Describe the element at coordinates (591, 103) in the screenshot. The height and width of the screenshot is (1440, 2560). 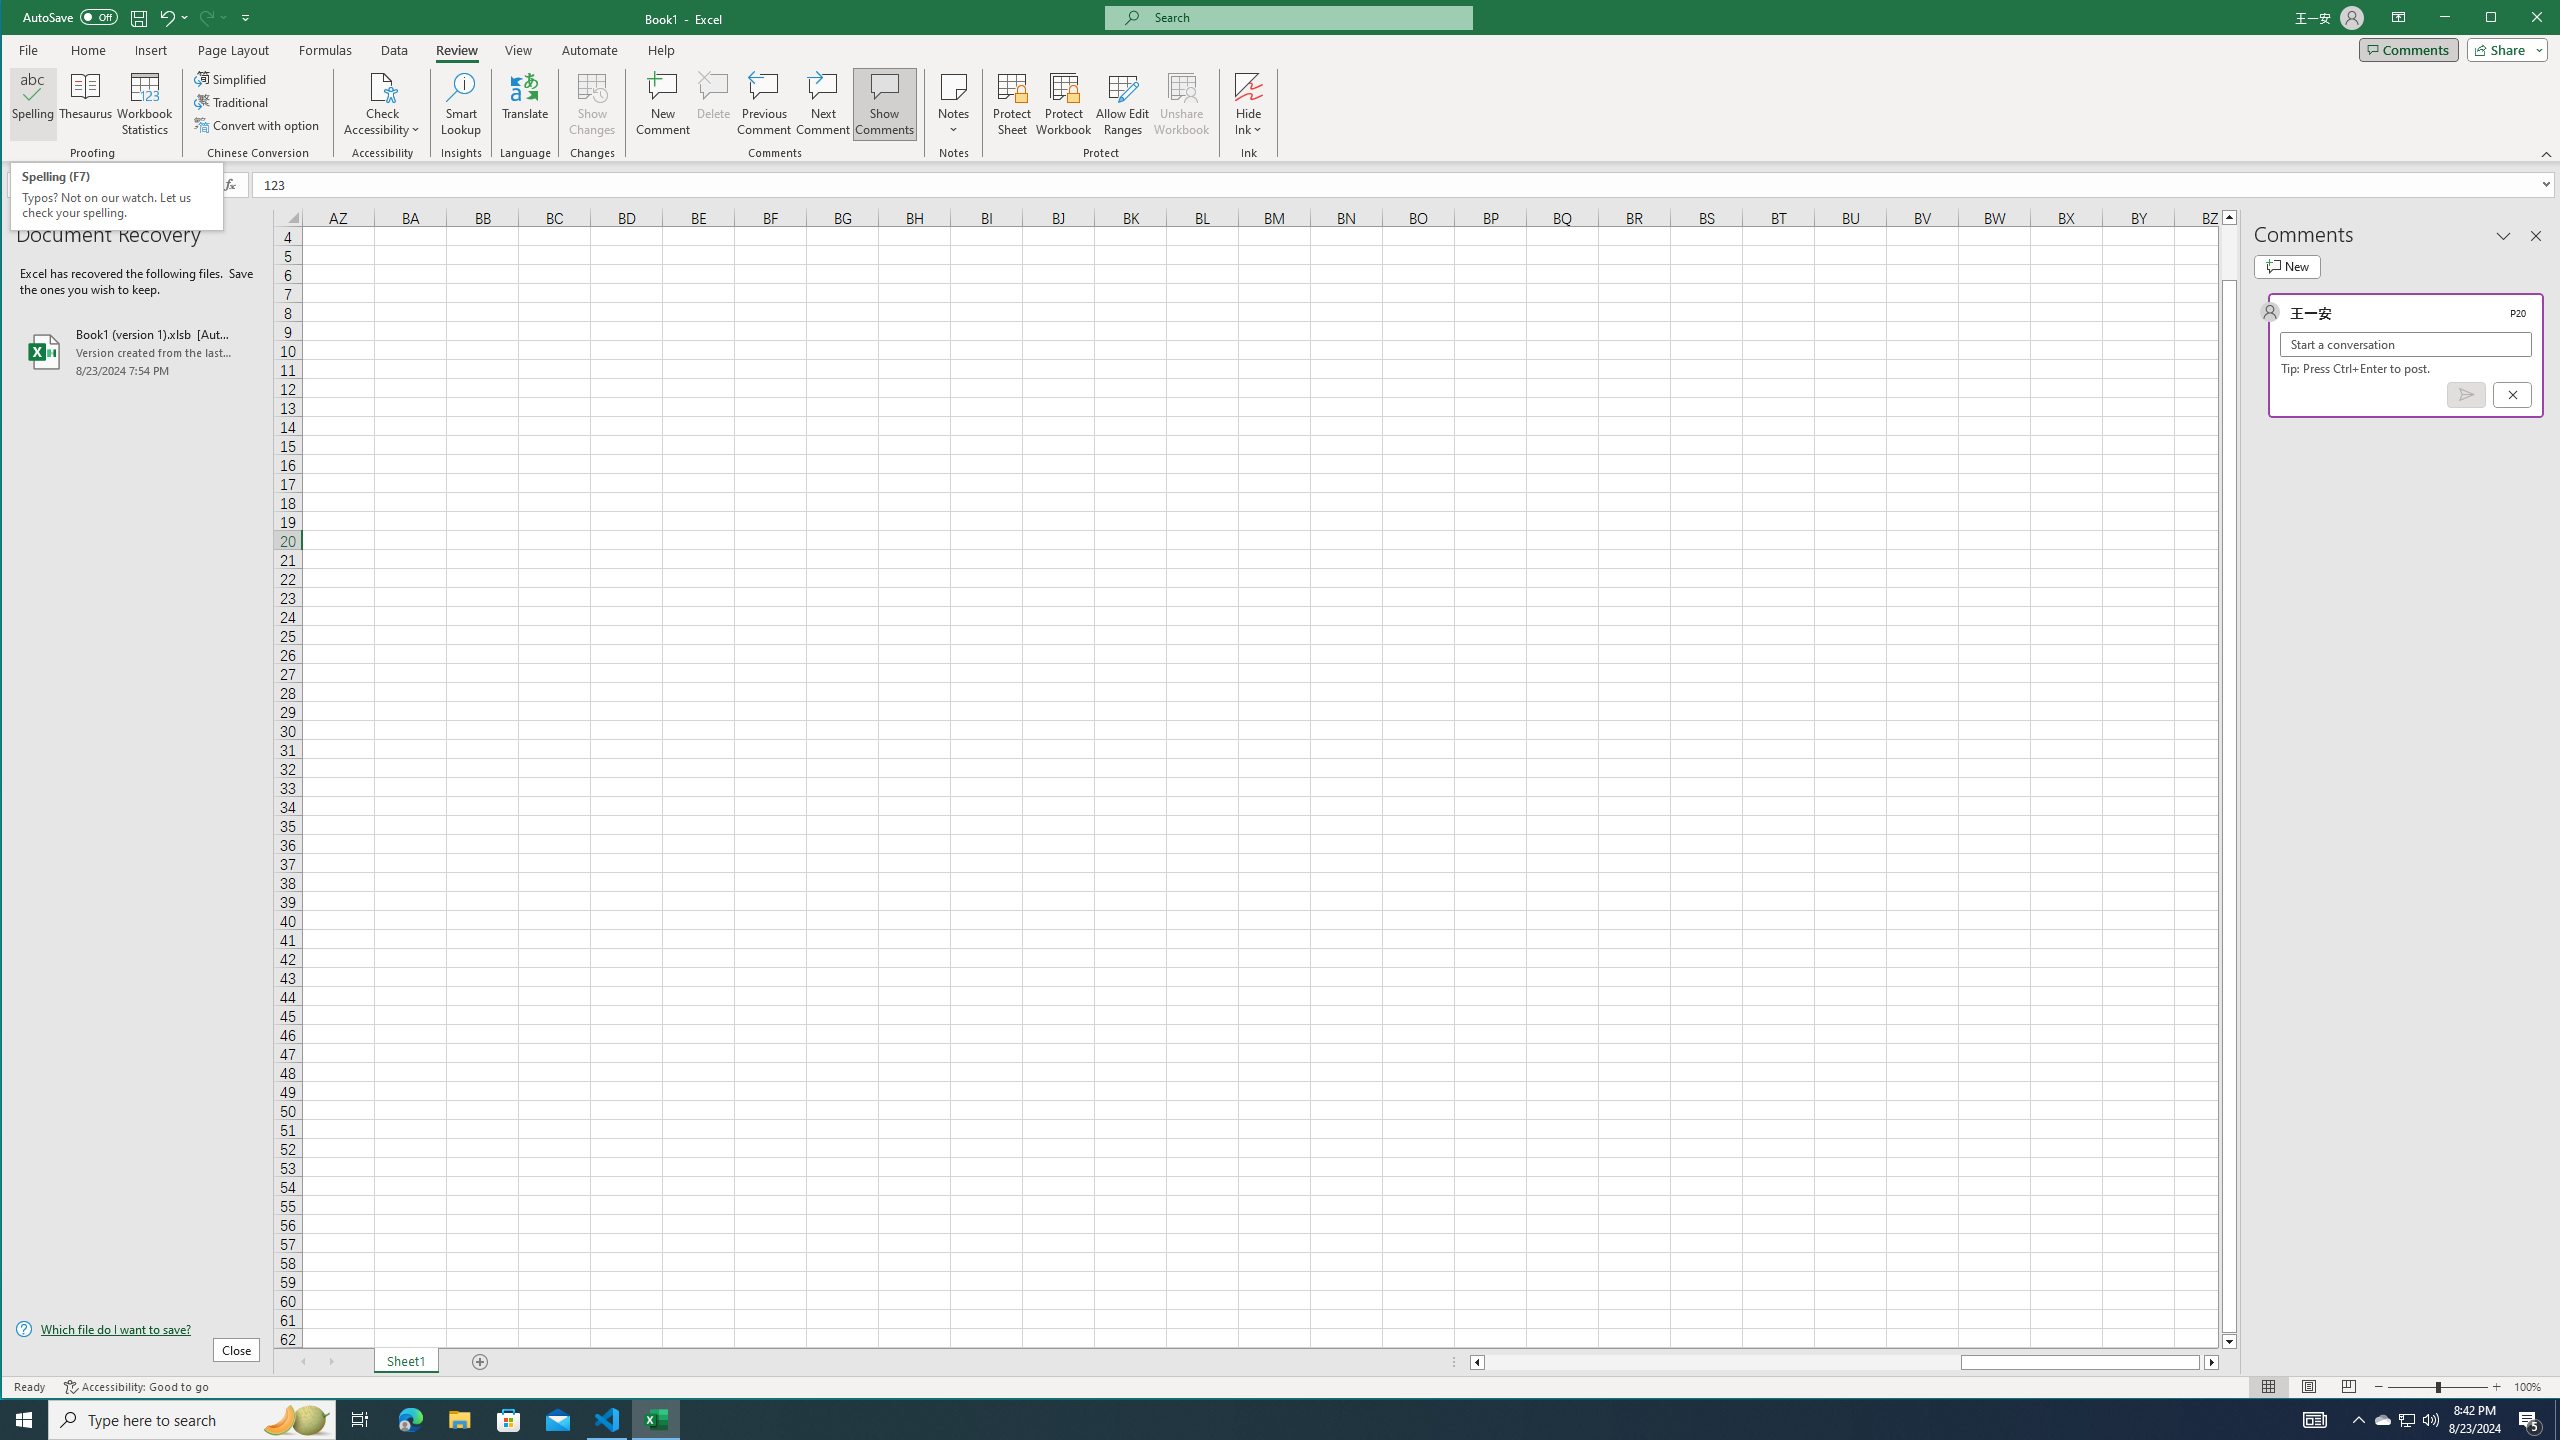
I see `'Show Changes'` at that location.